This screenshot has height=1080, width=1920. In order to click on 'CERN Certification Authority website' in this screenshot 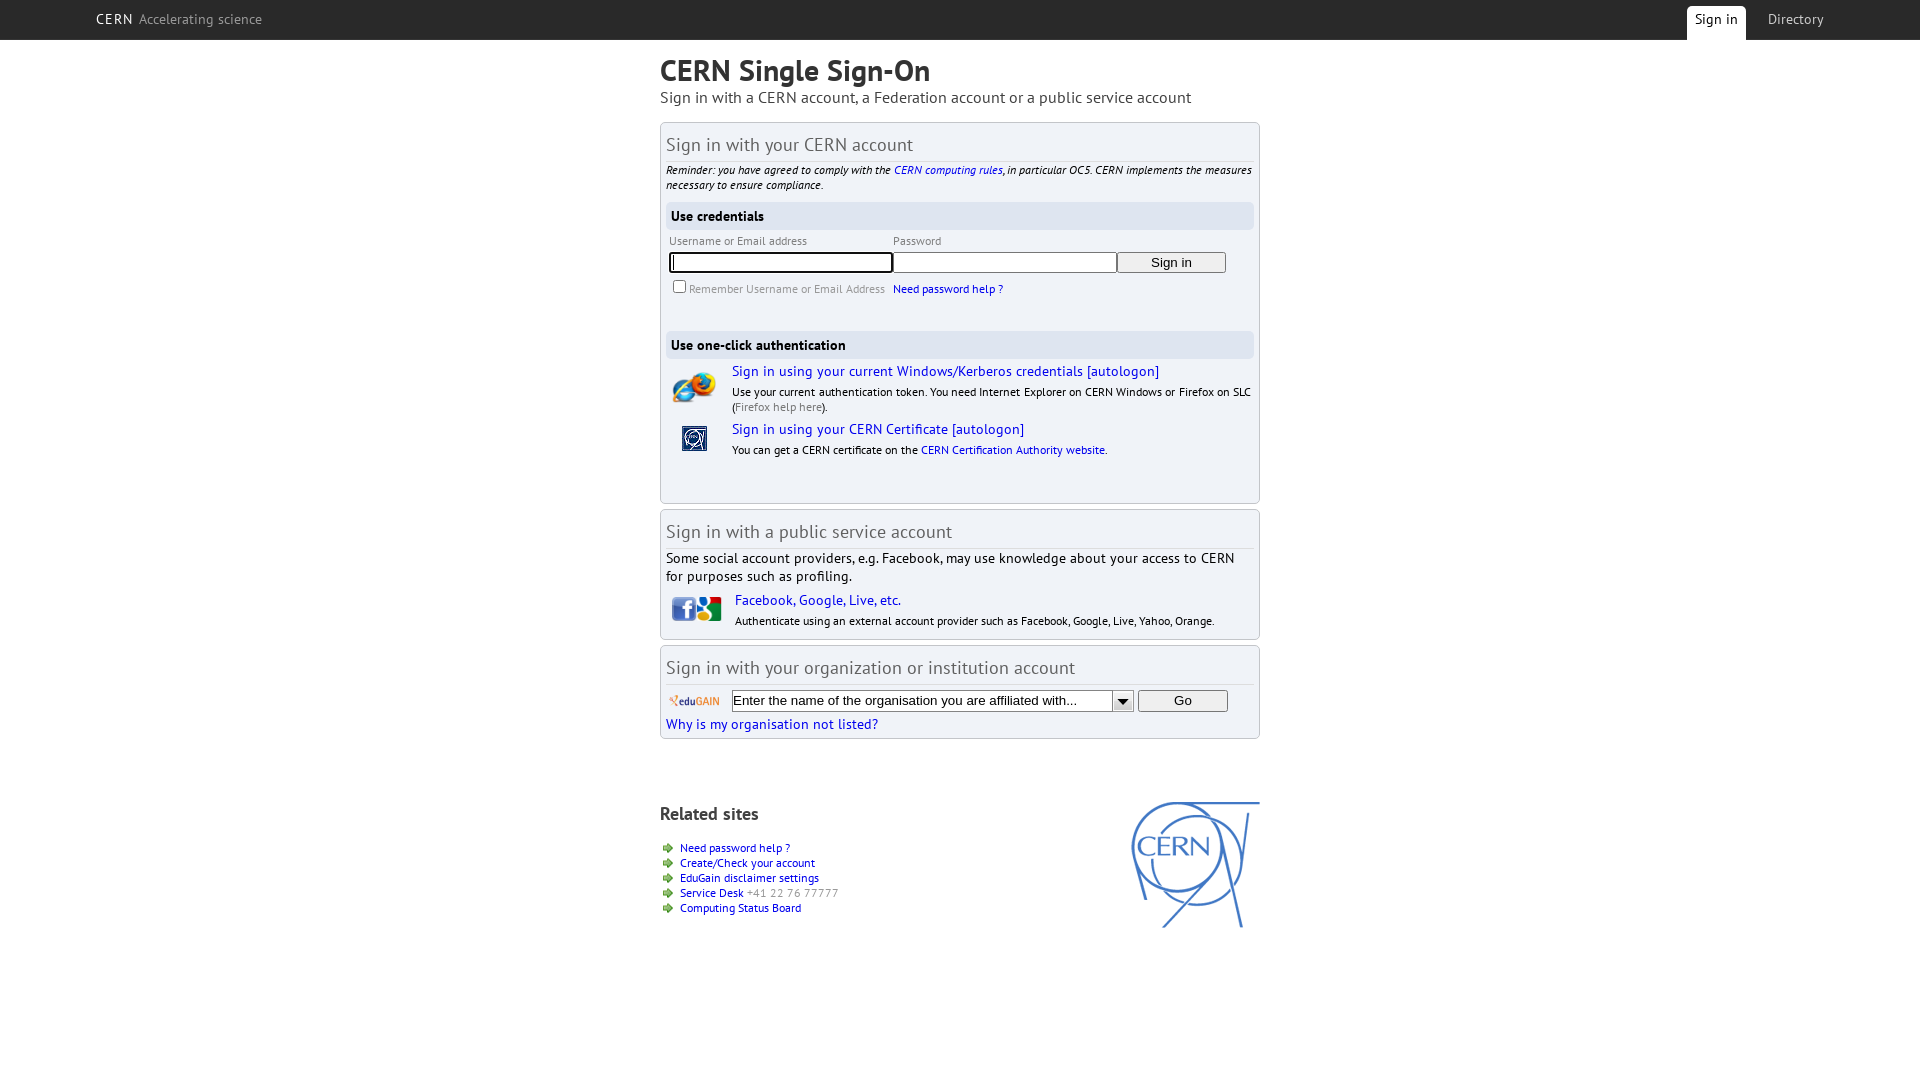, I will do `click(1012, 448)`.